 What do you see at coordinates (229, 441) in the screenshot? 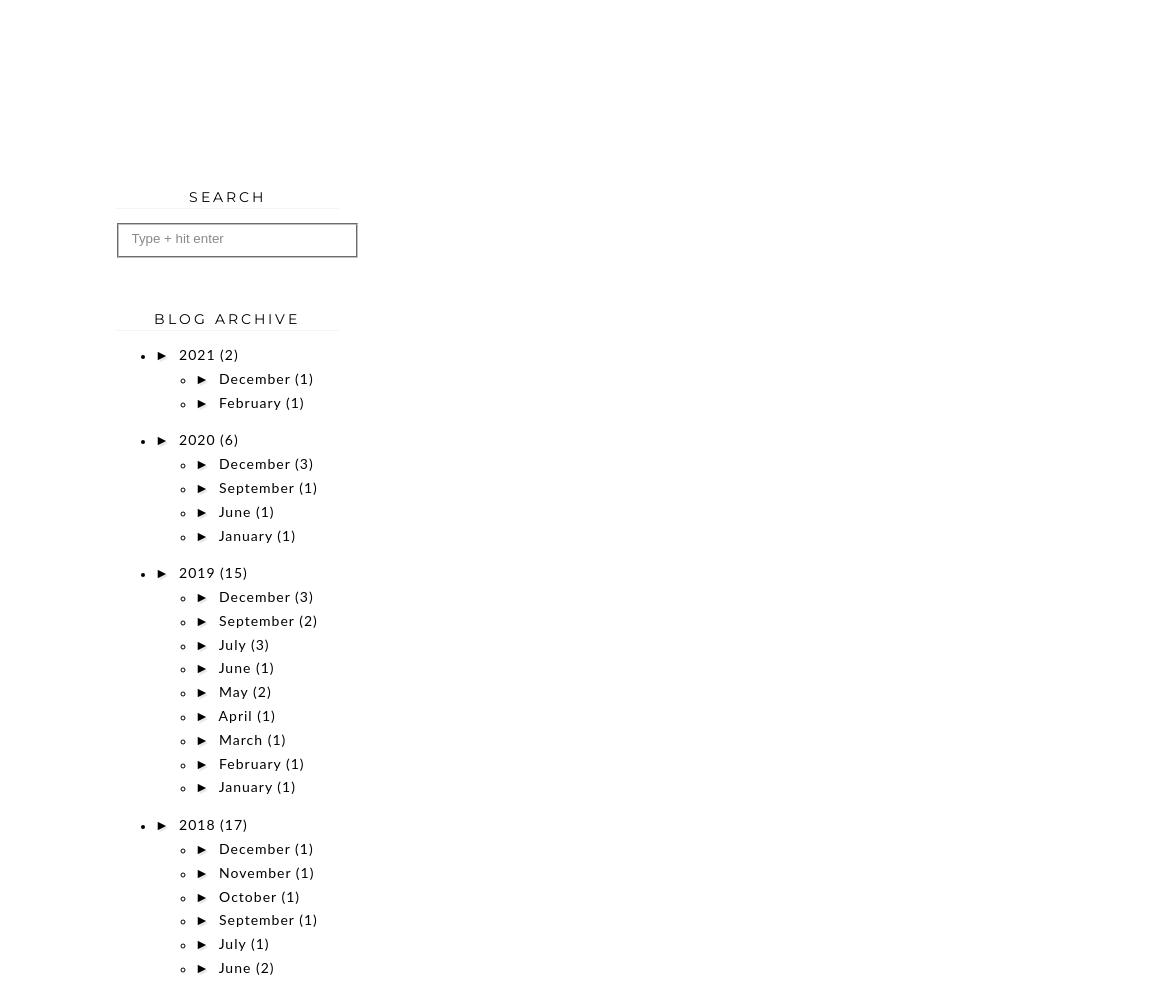
I see `'(6)'` at bounding box center [229, 441].